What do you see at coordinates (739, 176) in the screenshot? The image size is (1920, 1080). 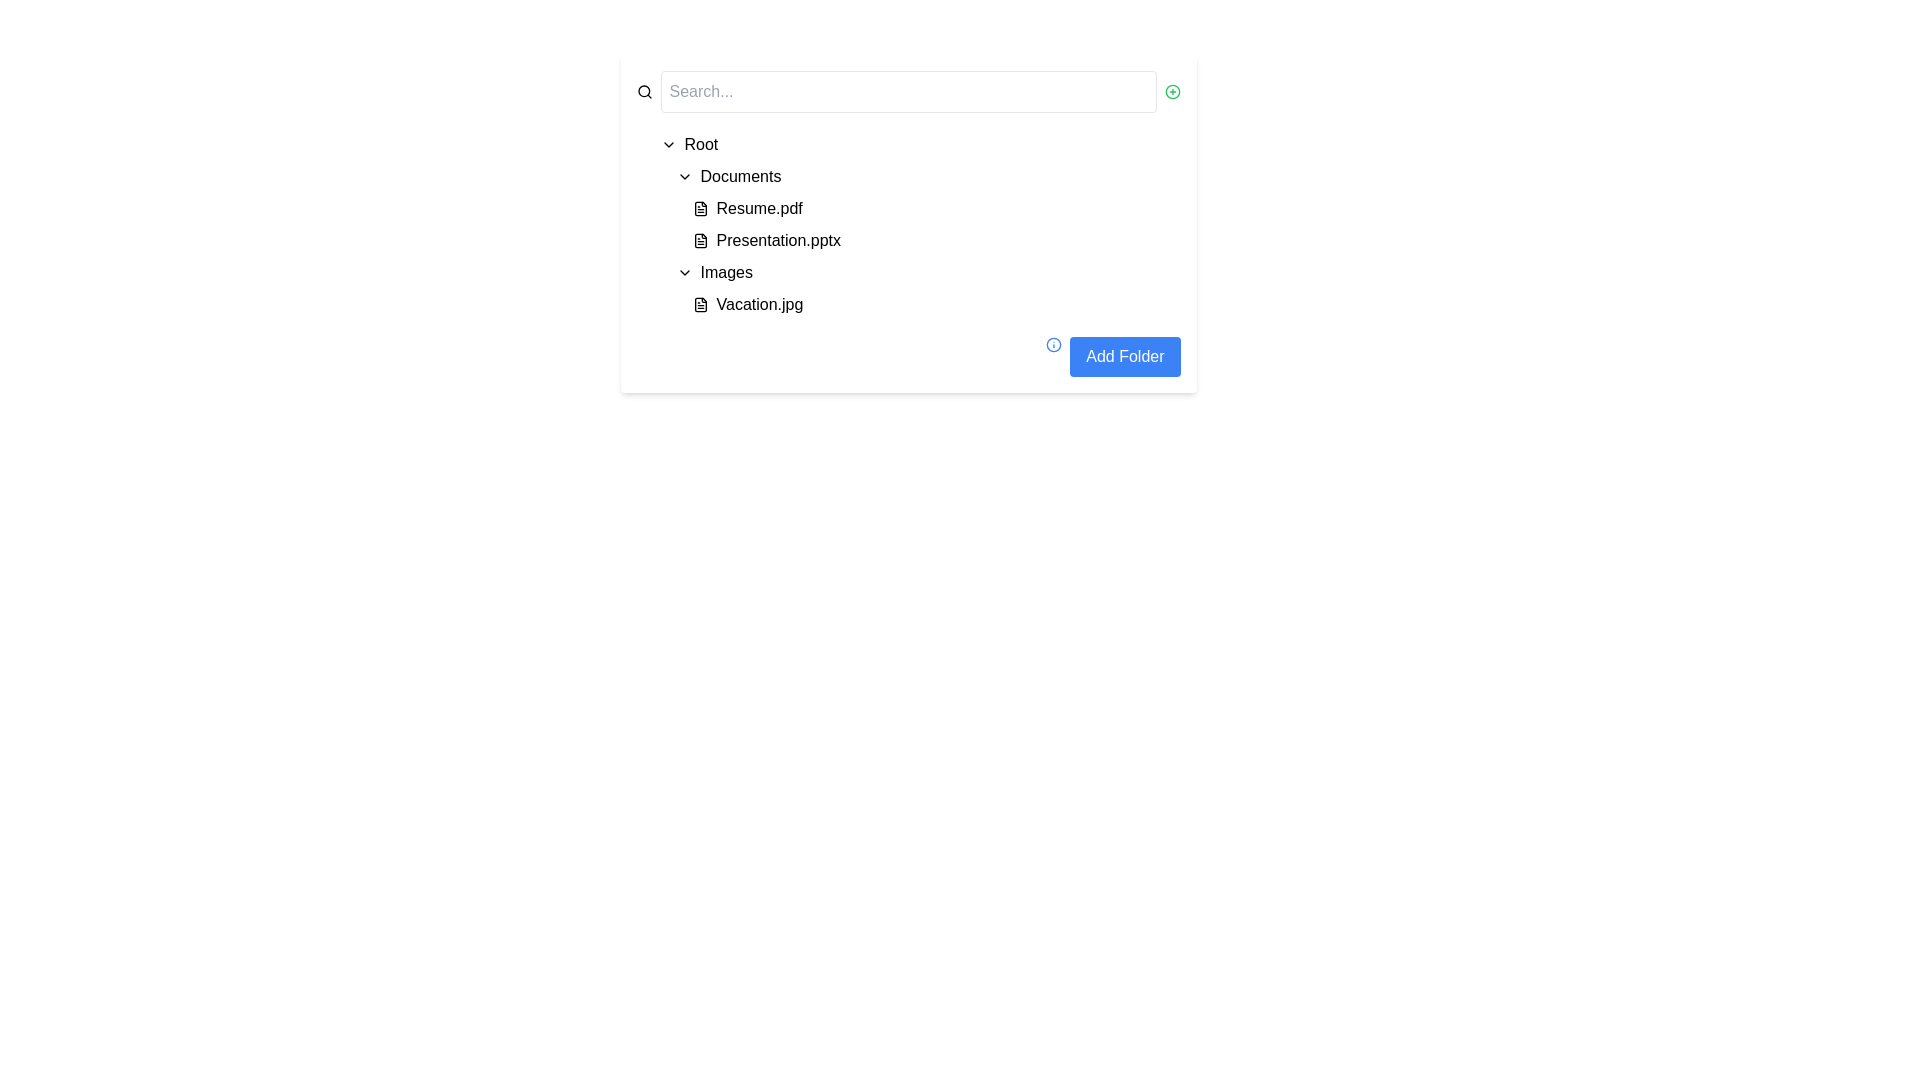 I see `text of the Text label that acts as a label for a collapsible section in the hierarchical list located below 'Root' and above 'Resume.pdf'` at bounding box center [739, 176].